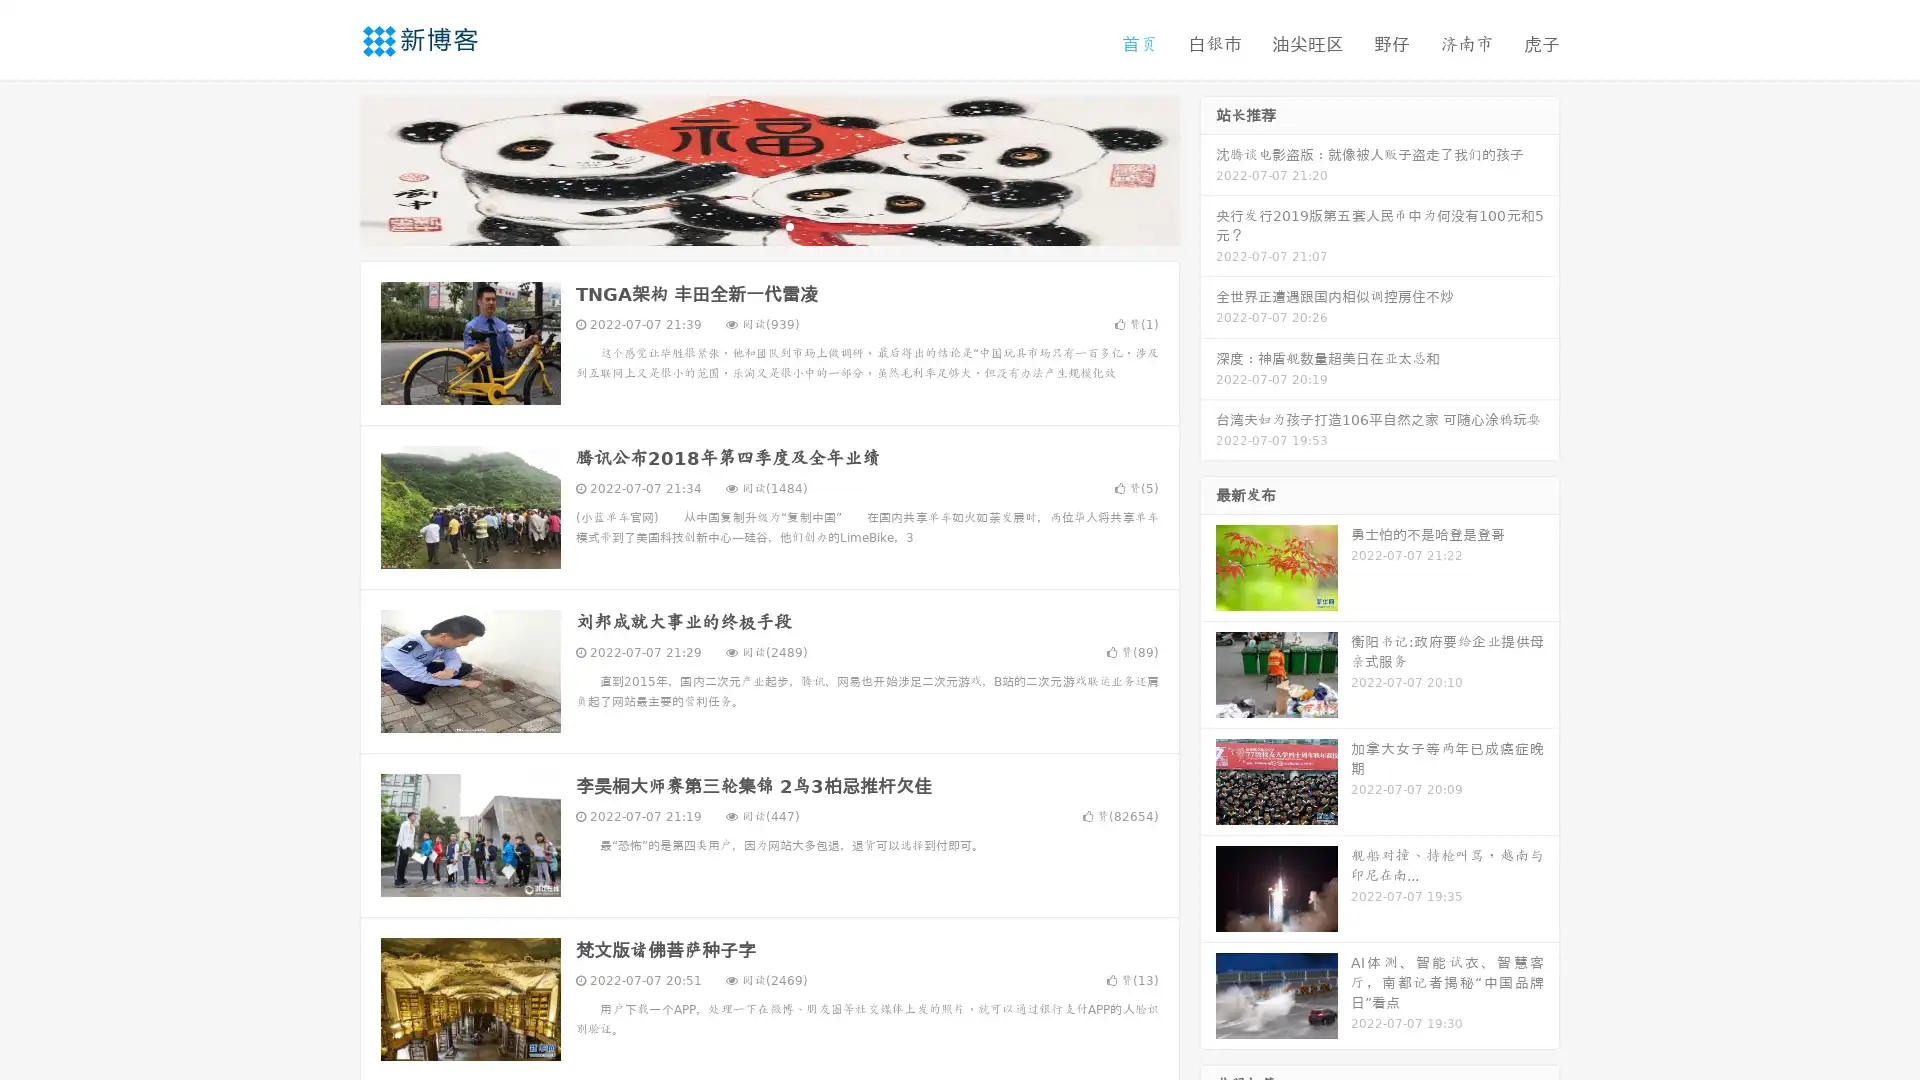  I want to click on Go to slide 2, so click(768, 225).